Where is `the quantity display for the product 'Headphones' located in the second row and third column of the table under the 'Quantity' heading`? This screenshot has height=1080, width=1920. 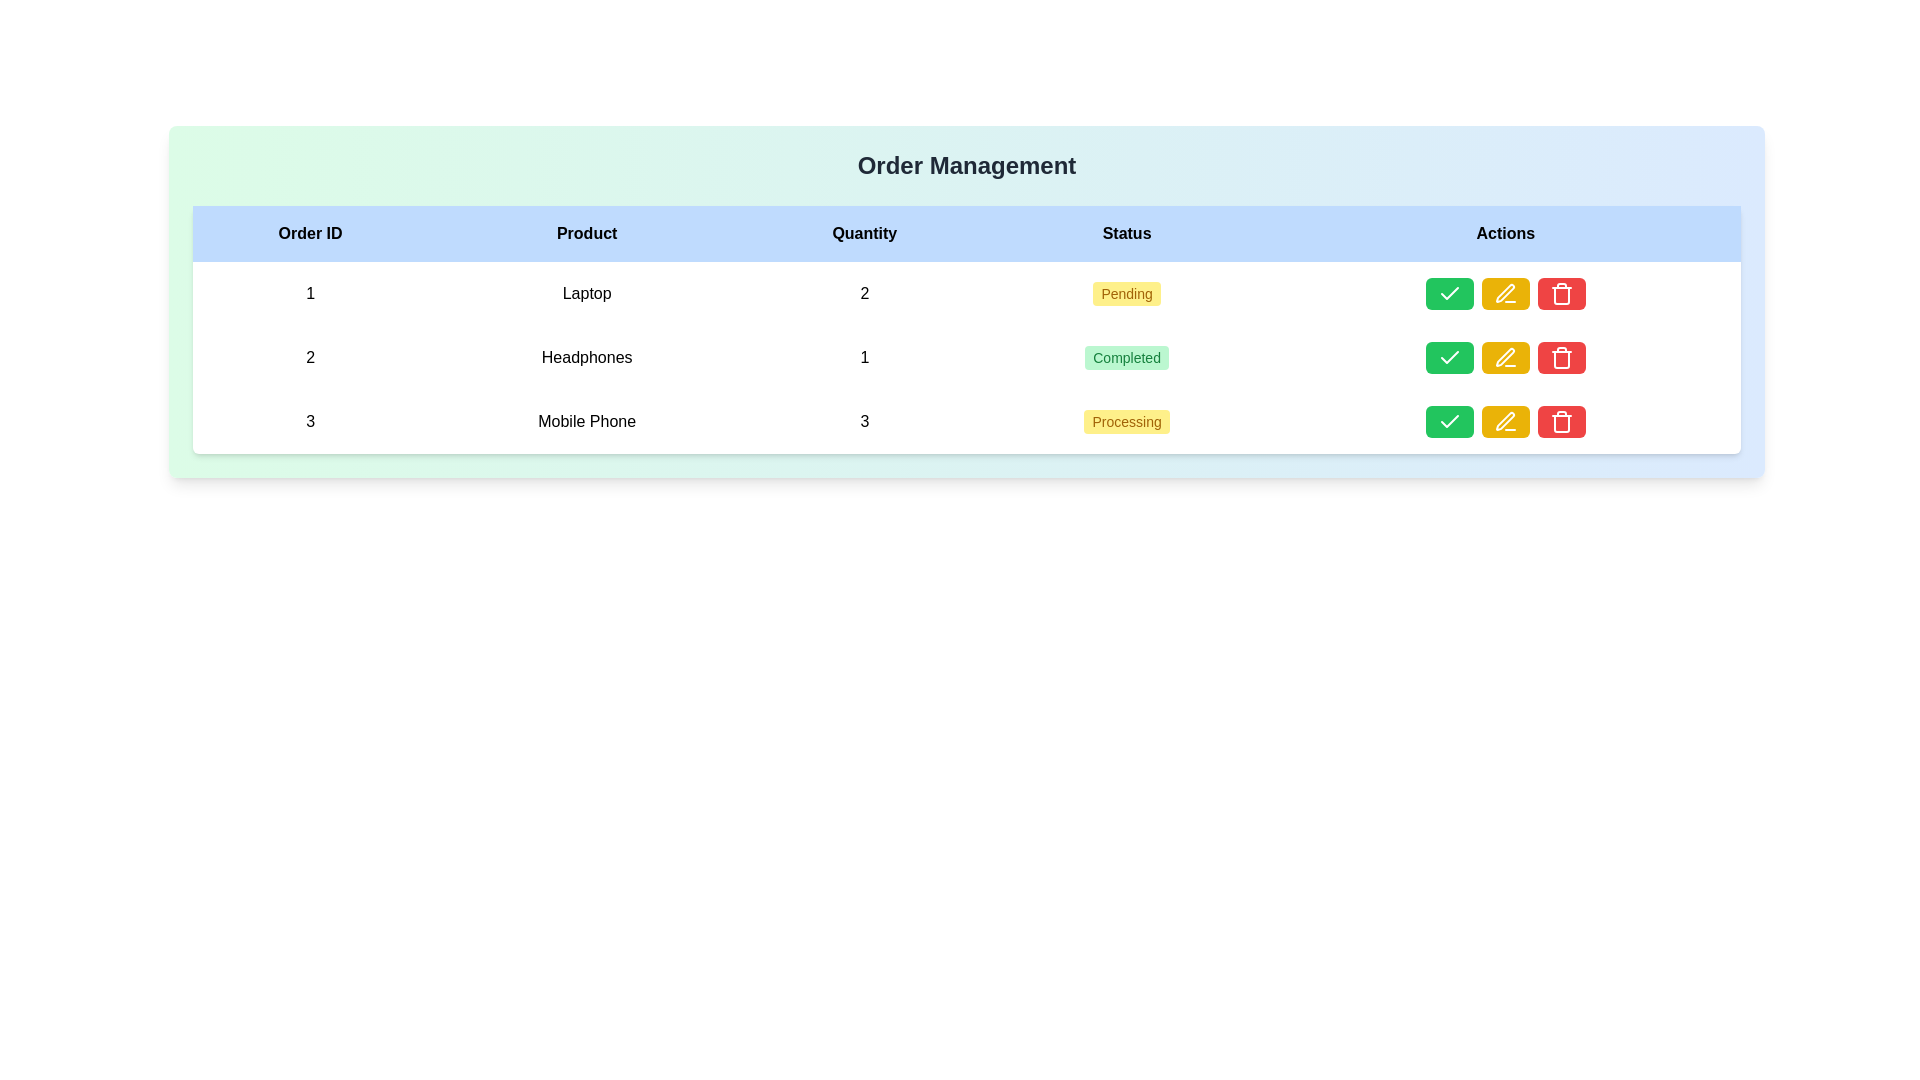
the quantity display for the product 'Headphones' located in the second row and third column of the table under the 'Quantity' heading is located at coordinates (864, 357).